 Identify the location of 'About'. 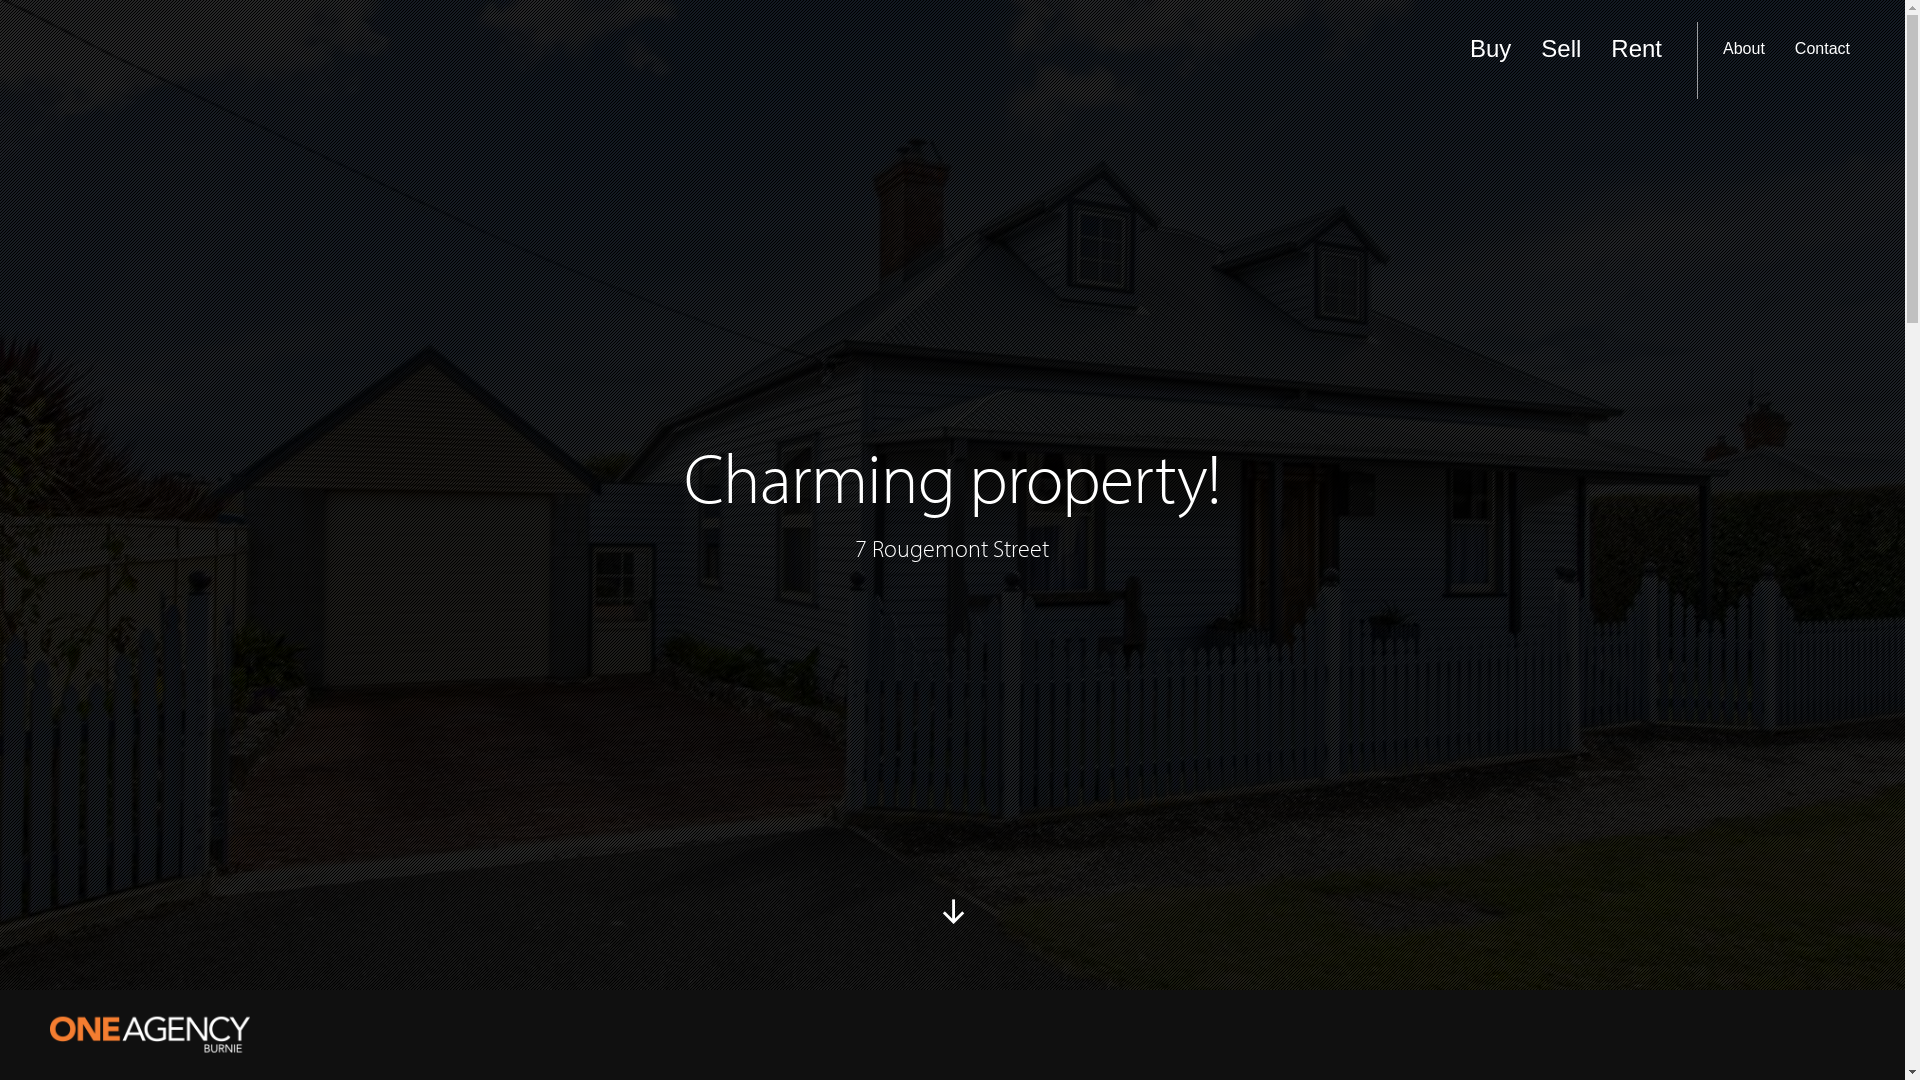
(1742, 59).